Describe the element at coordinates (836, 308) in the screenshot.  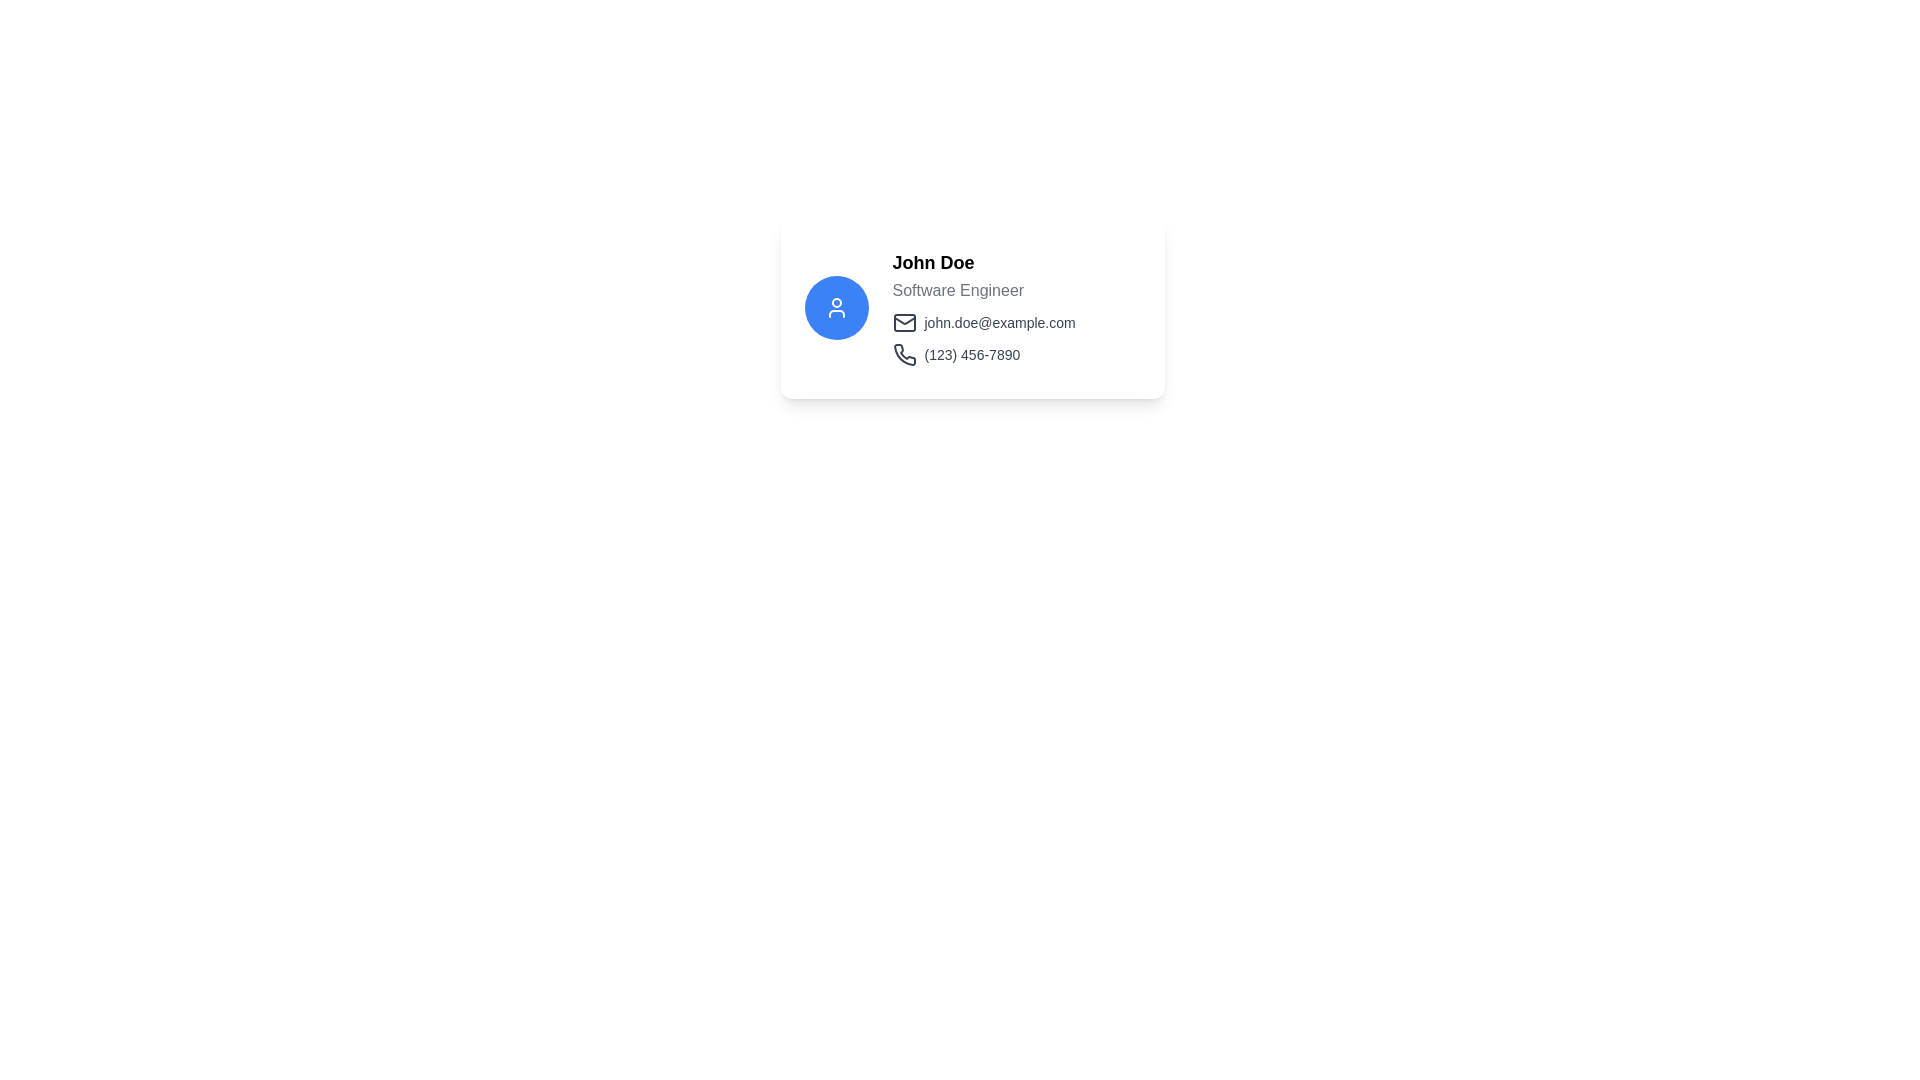
I see `the small graphical icon resembling a simplified user avatar, which is outlined with a white stroke and set against a circular blue background, located at the center of the blue circular component on the left side of a card layout` at that location.